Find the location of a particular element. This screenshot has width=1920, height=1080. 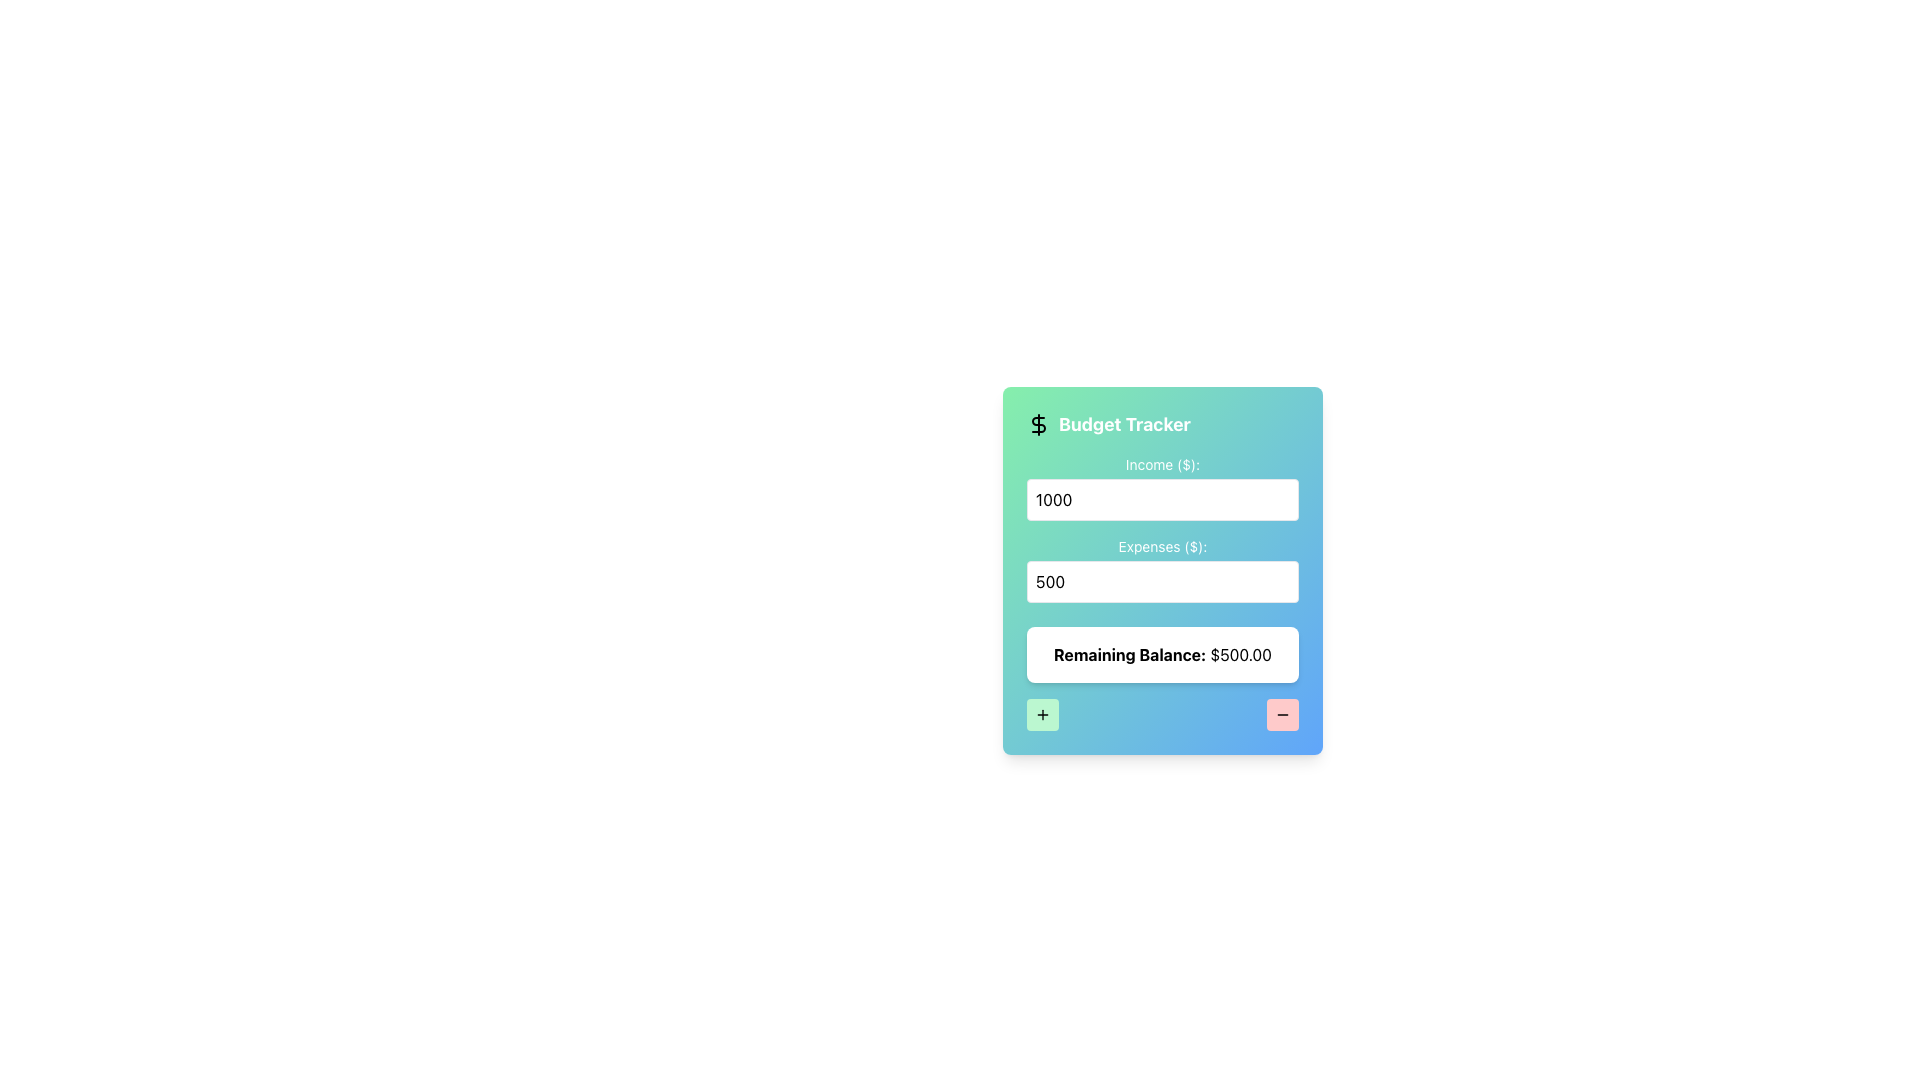

the dollar sign icon, which is an SVG graphic with rounded edges, black in color, and positioned on a green background, located to the left of the 'Budget Tracker' text is located at coordinates (1038, 423).